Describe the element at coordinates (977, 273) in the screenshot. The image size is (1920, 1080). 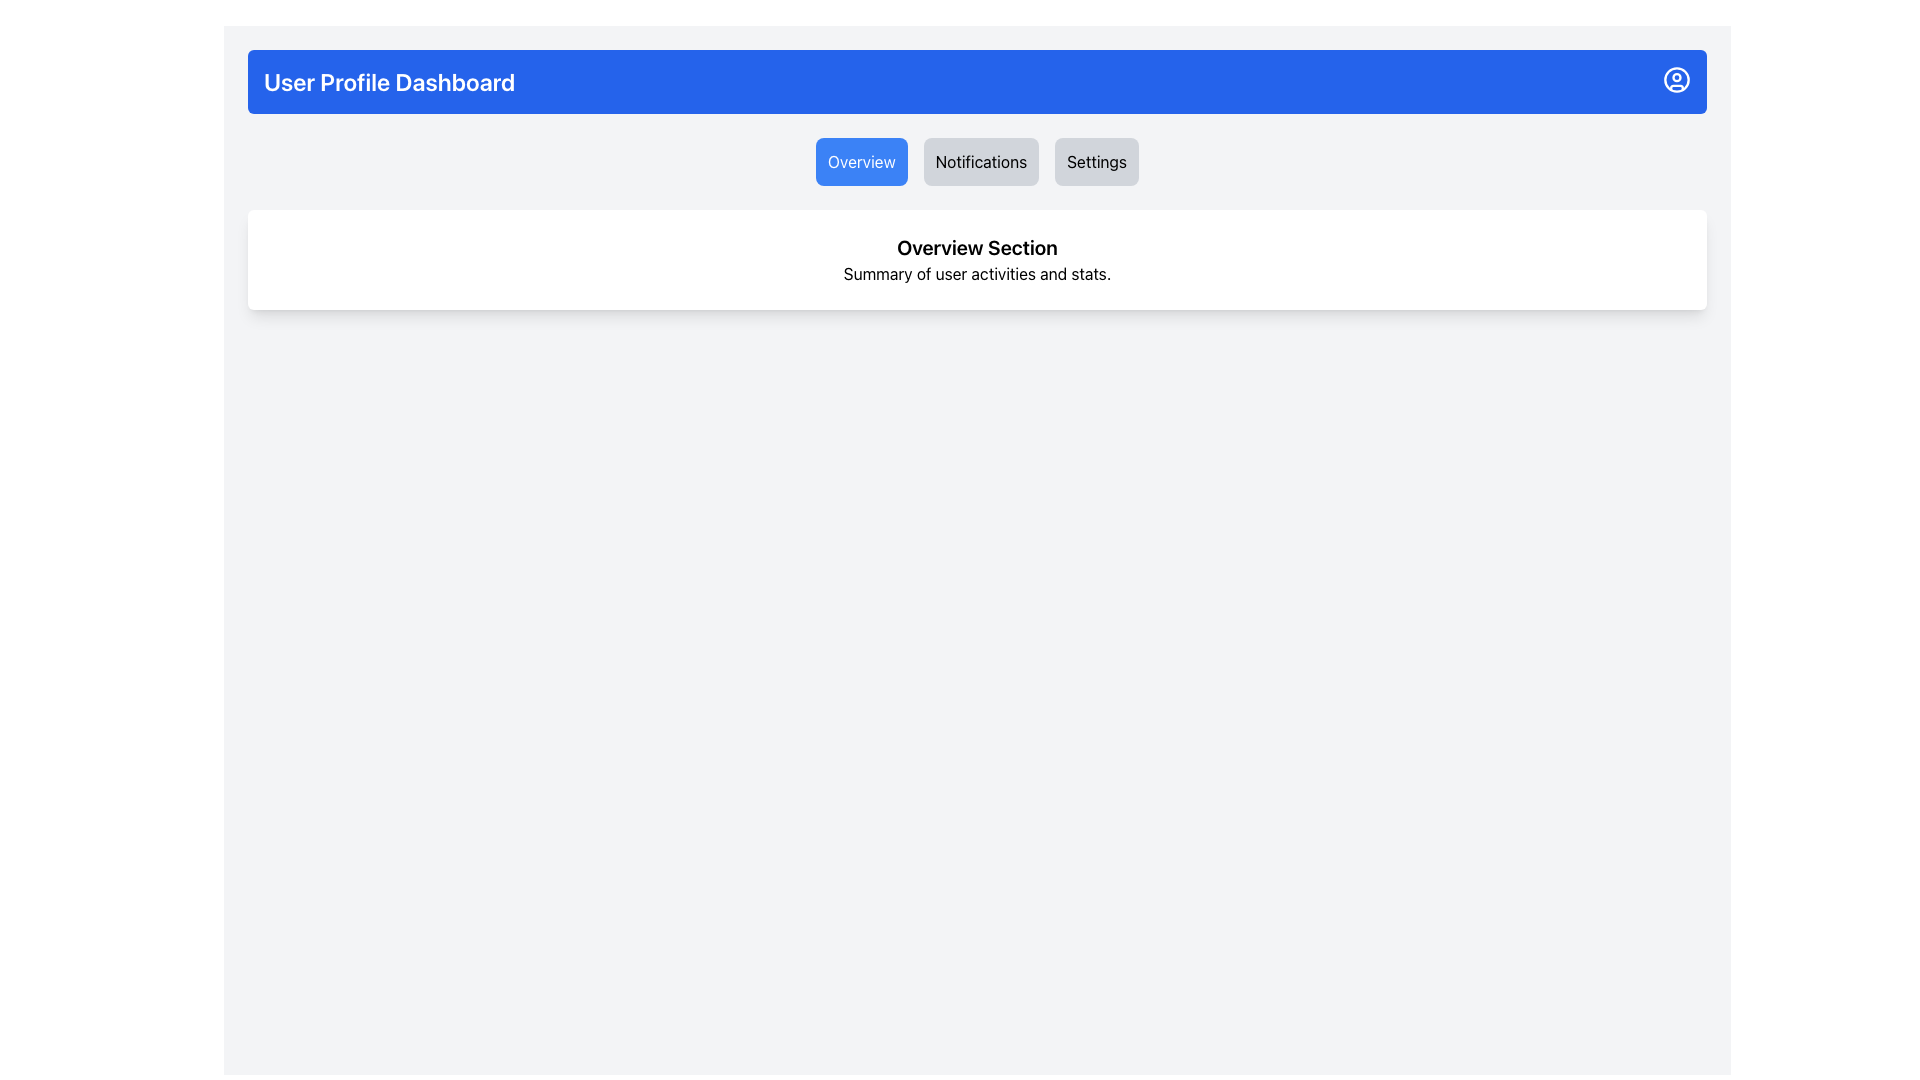
I see `the static text label reading 'Summary of user activities and stats.' which is located directly below the heading 'Overview Section.'` at that location.